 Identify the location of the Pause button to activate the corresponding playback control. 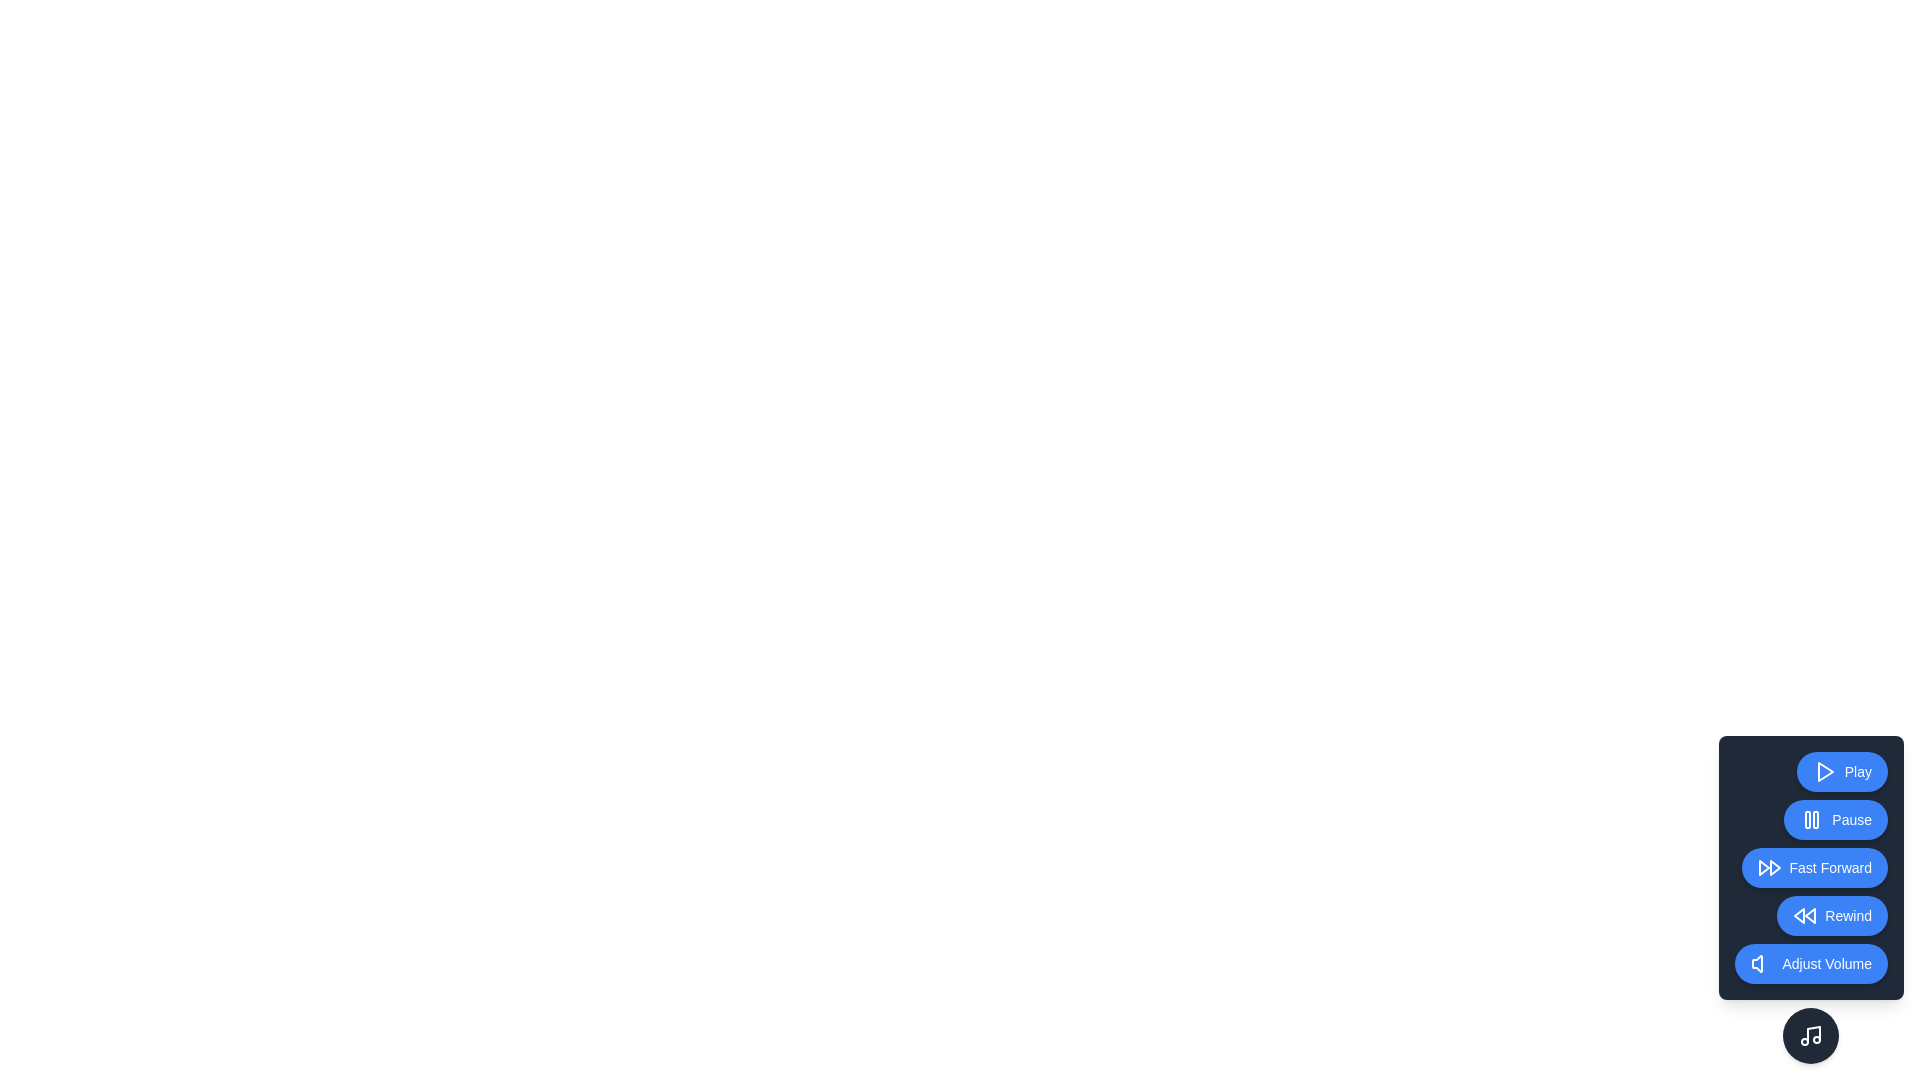
(1836, 820).